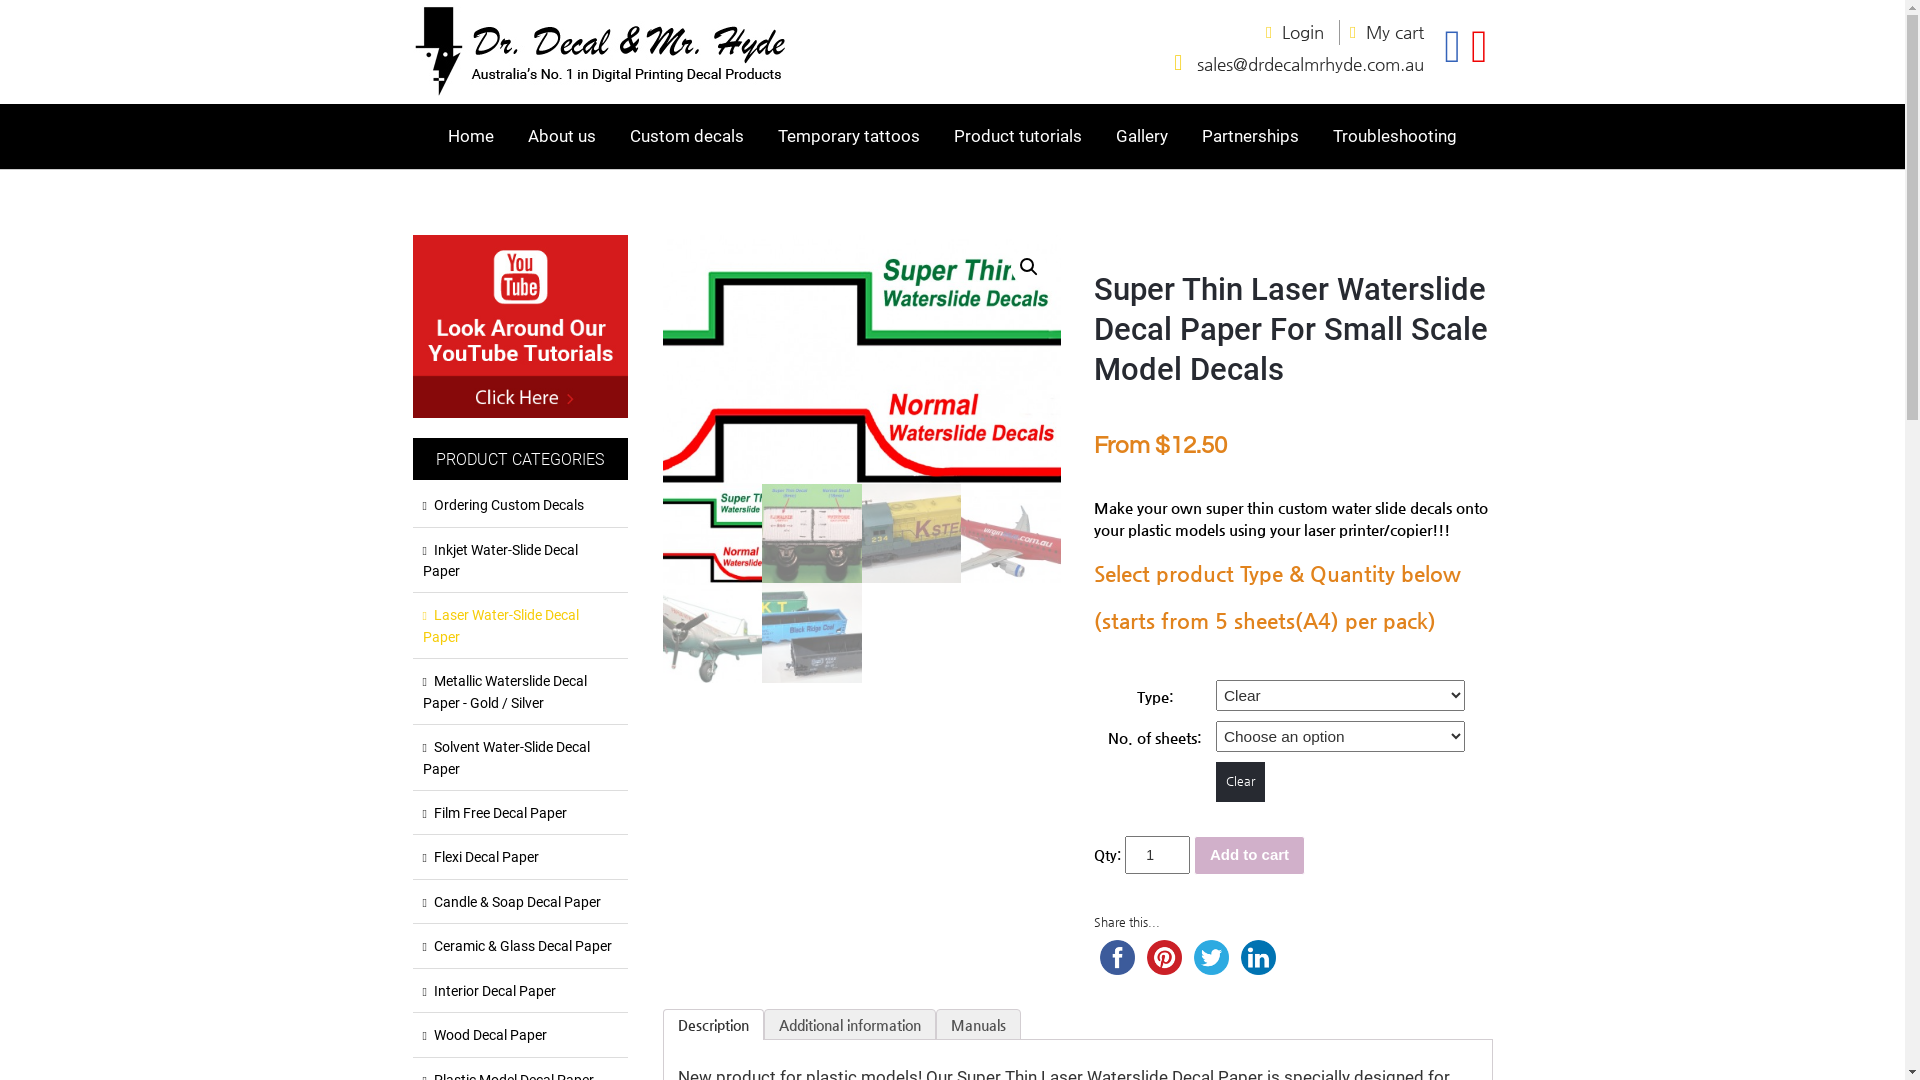  I want to click on 'Partnerships', so click(1249, 135).